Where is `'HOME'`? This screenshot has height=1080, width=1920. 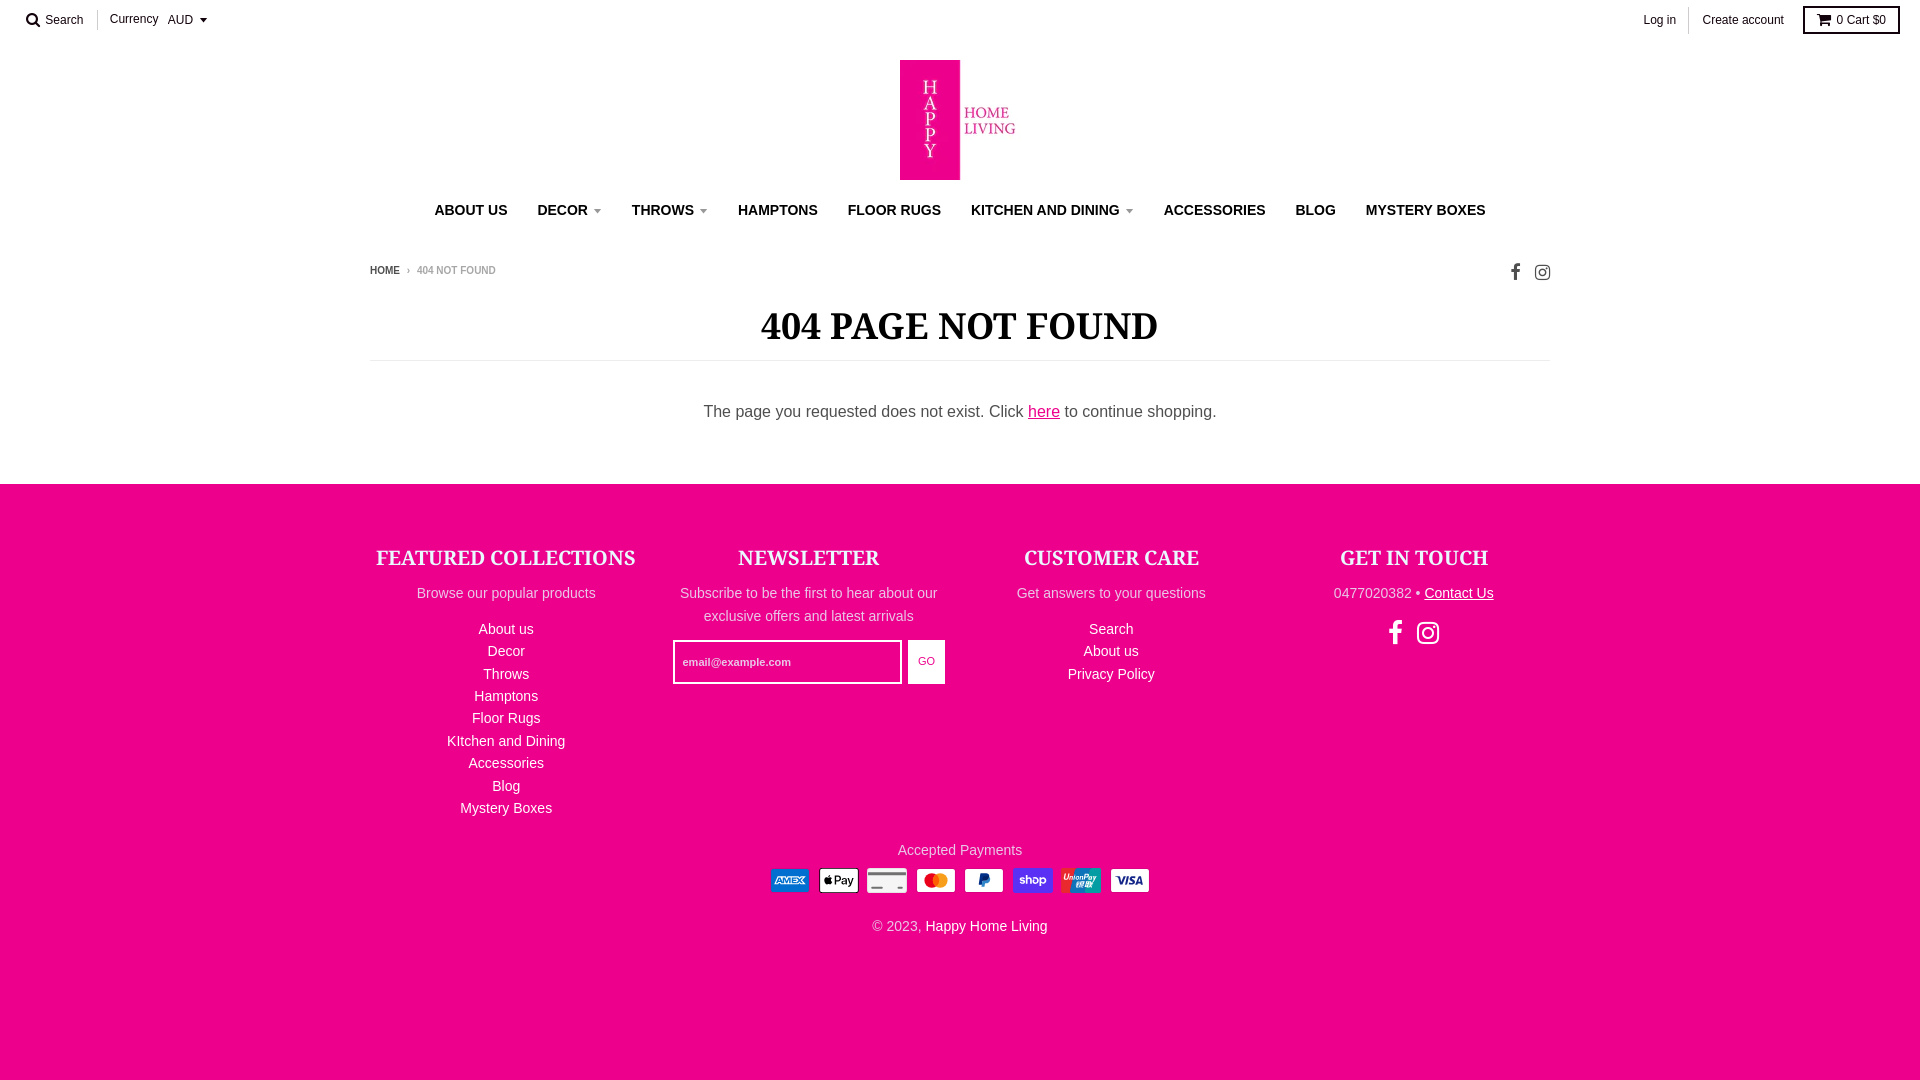
'HOME' is located at coordinates (384, 270).